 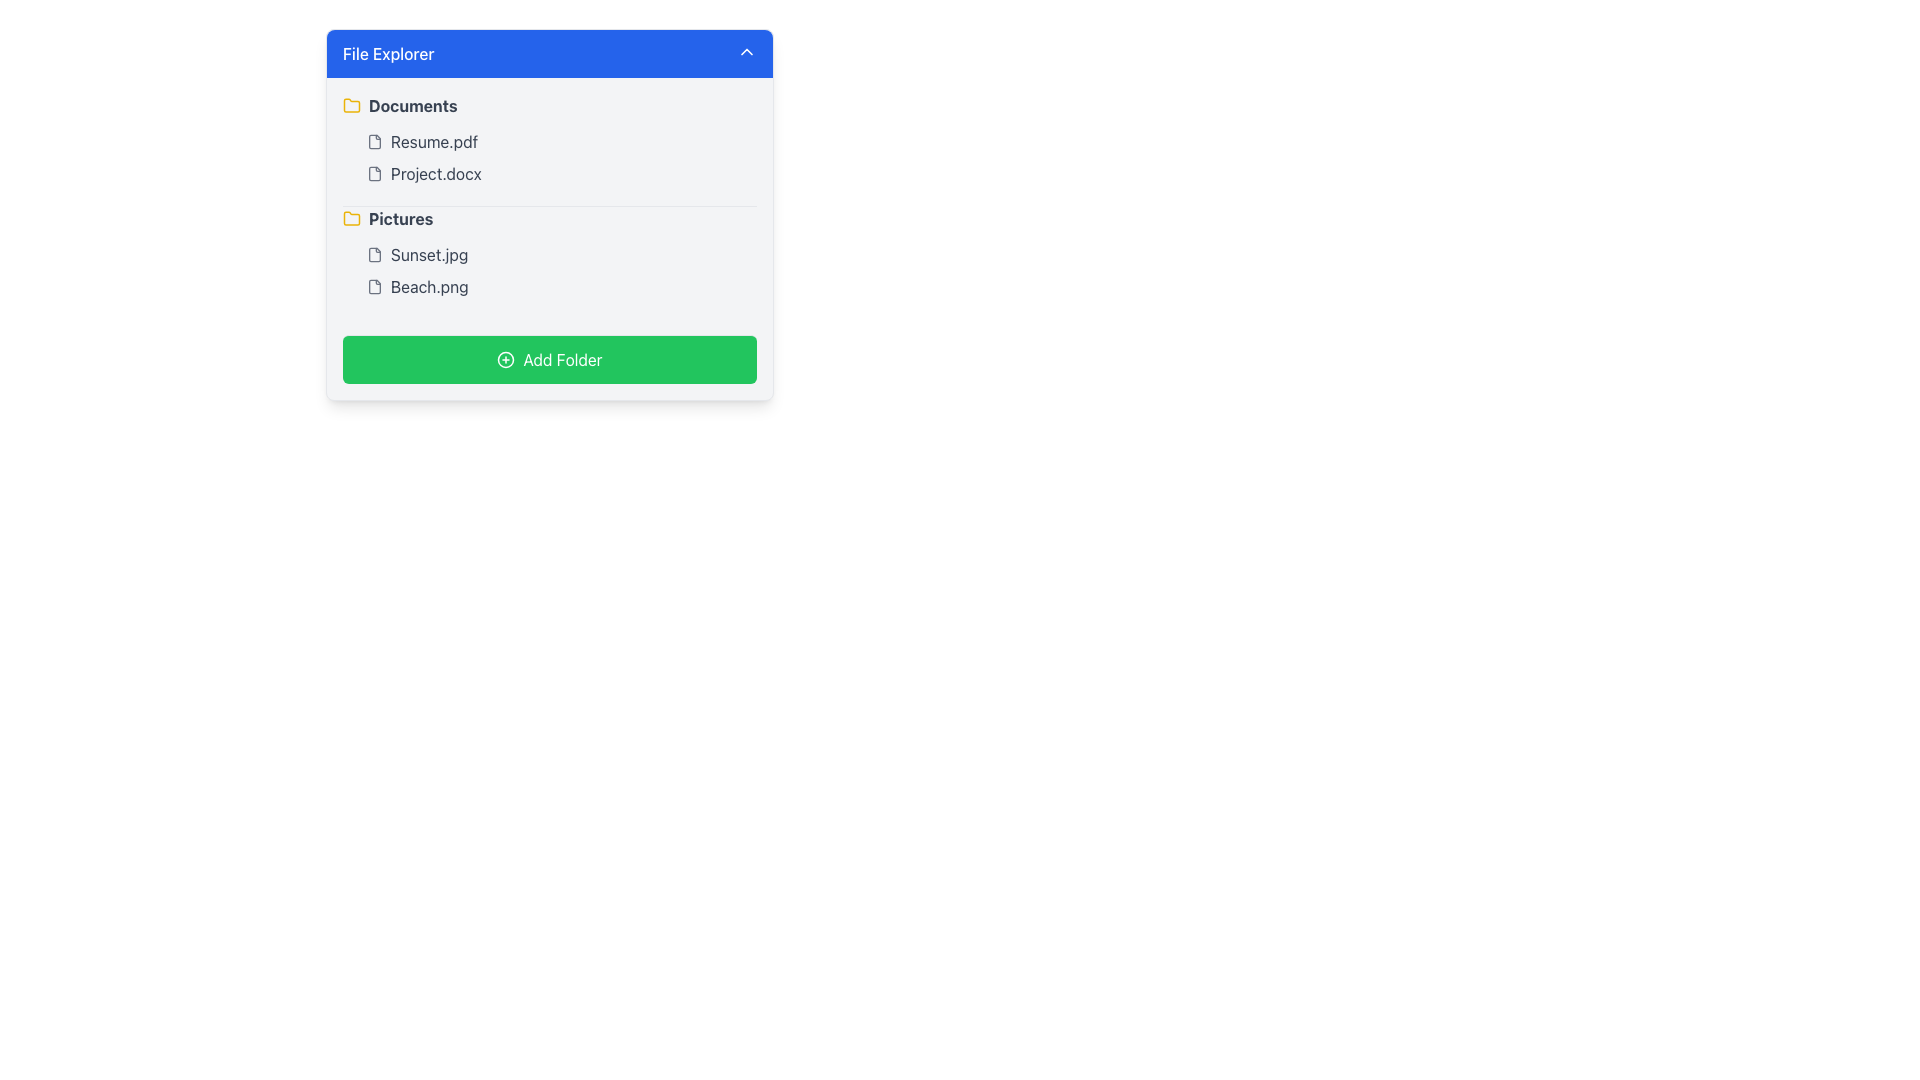 I want to click on the file icon located in the 'Pictures' section of the file explorer, which visually represents a file name, so click(x=374, y=253).